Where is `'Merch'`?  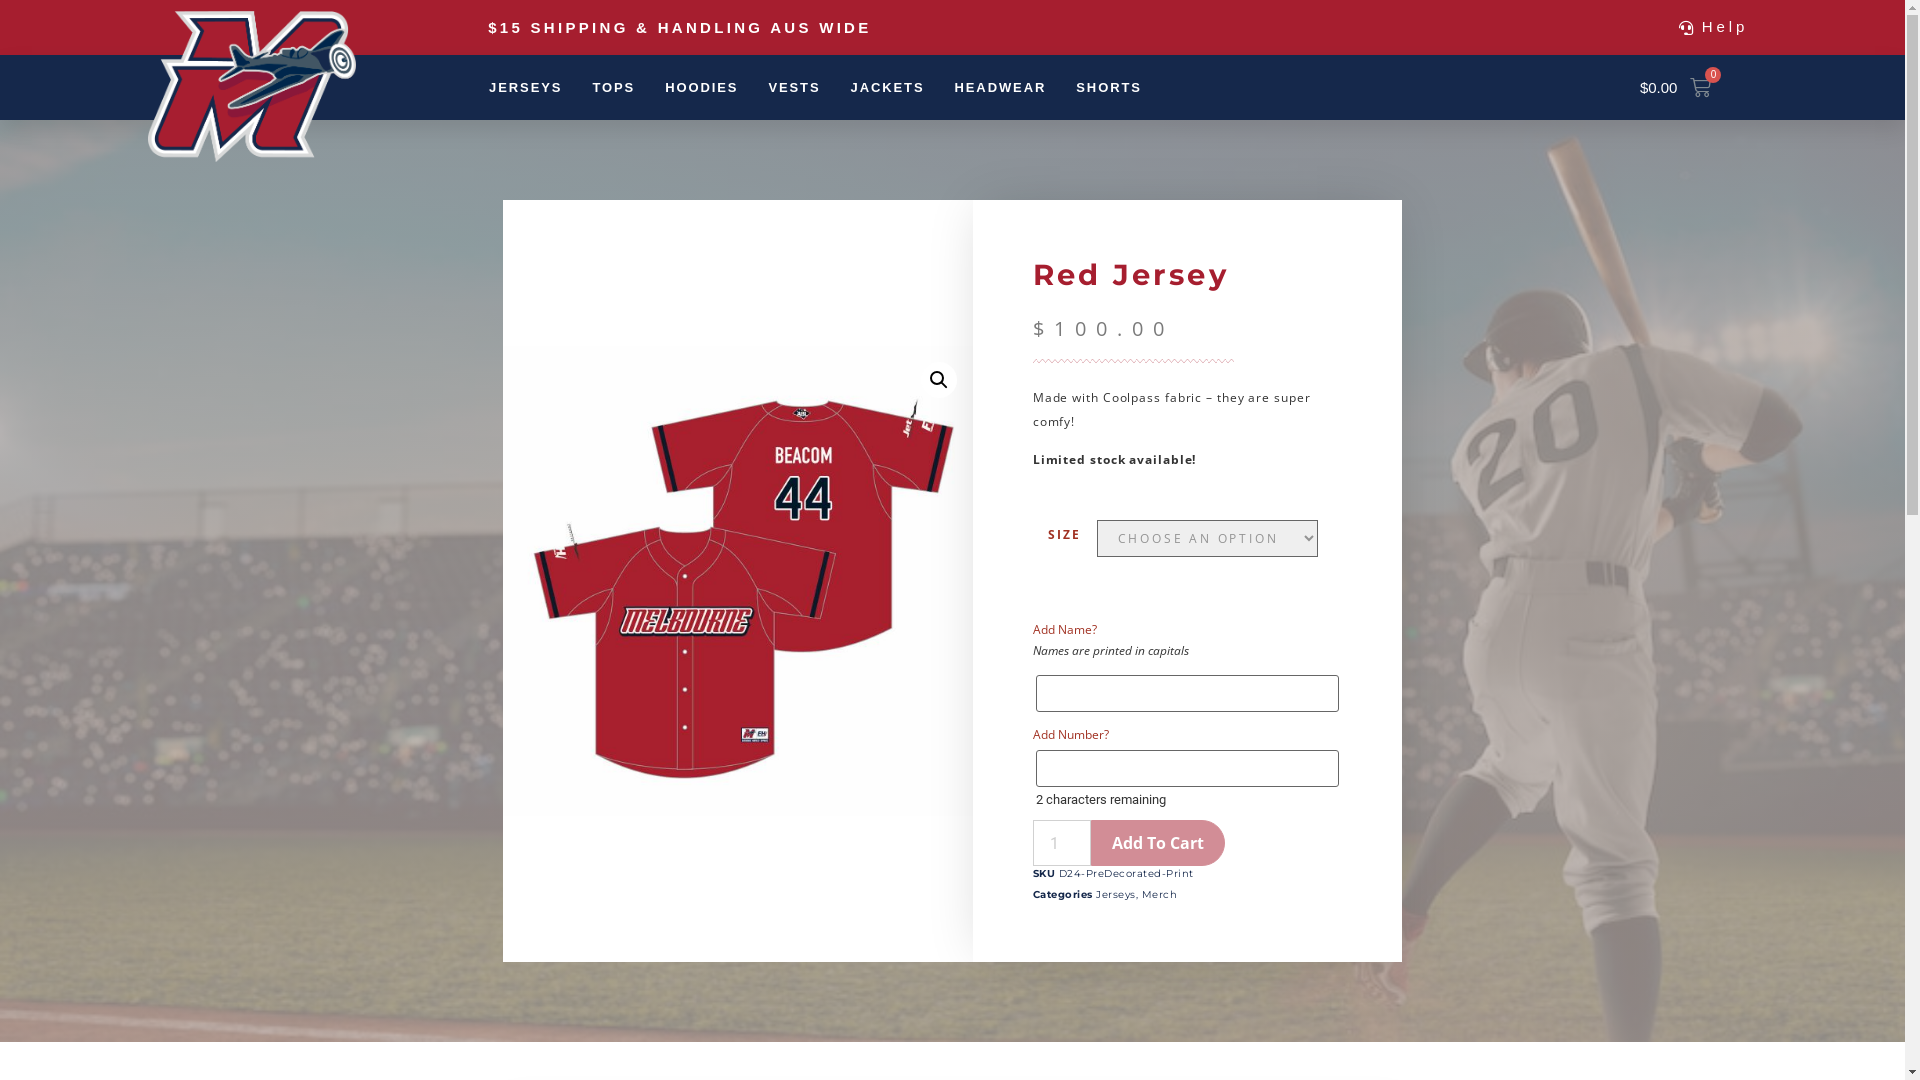
'Merch' is located at coordinates (1160, 893).